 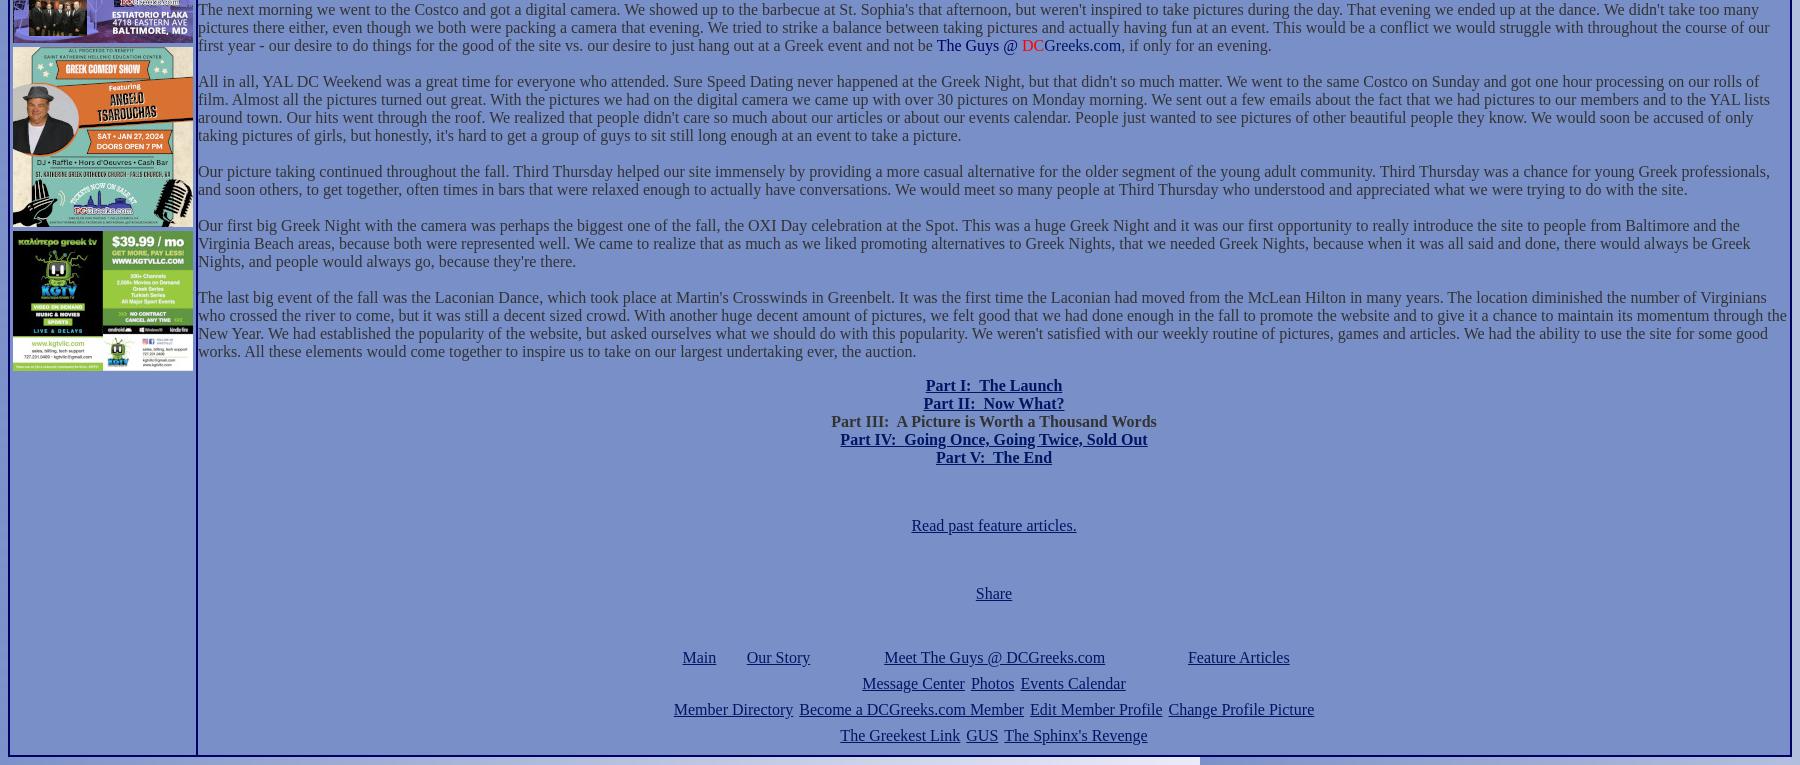 What do you see at coordinates (1096, 708) in the screenshot?
I see `'Edit Member Profile'` at bounding box center [1096, 708].